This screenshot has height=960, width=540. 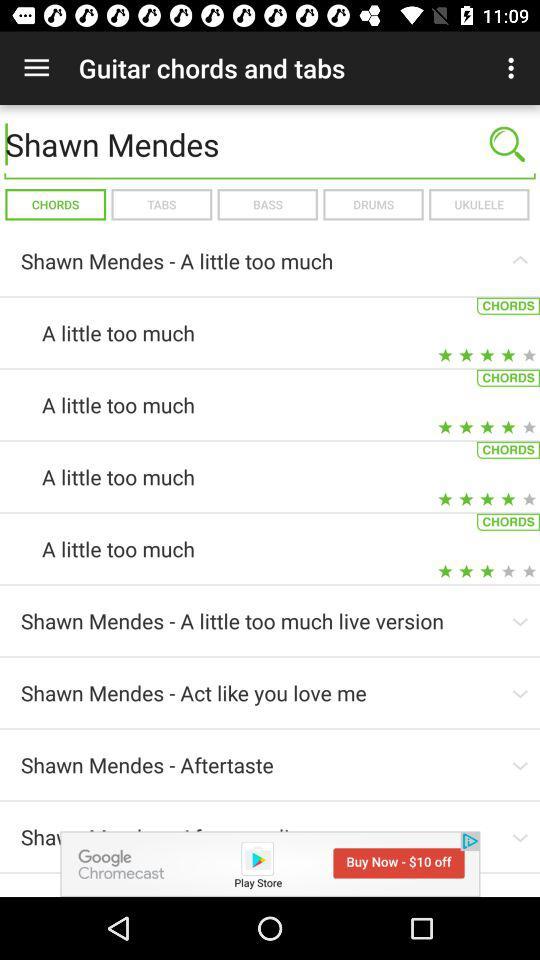 I want to click on the item to the left of ukulele icon, so click(x=373, y=204).